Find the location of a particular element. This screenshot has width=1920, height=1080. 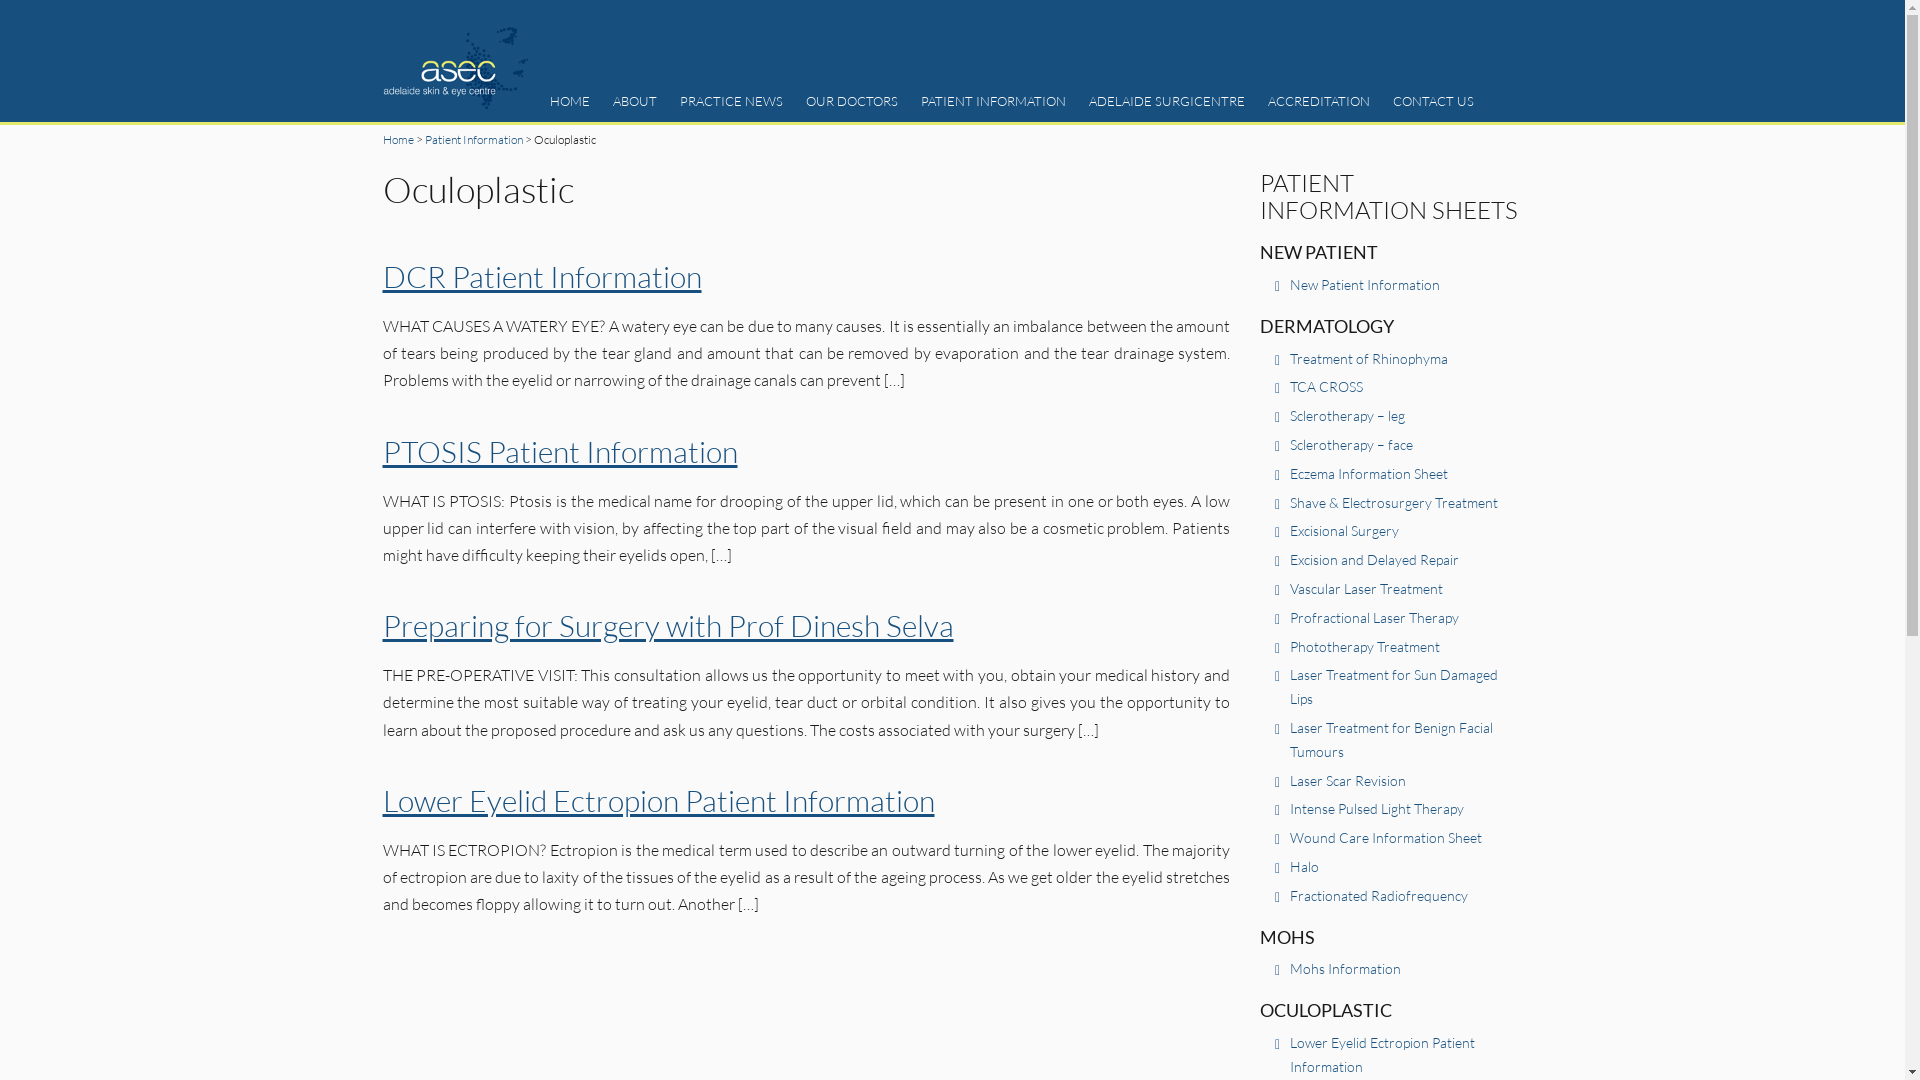

'HOME' is located at coordinates (569, 100).